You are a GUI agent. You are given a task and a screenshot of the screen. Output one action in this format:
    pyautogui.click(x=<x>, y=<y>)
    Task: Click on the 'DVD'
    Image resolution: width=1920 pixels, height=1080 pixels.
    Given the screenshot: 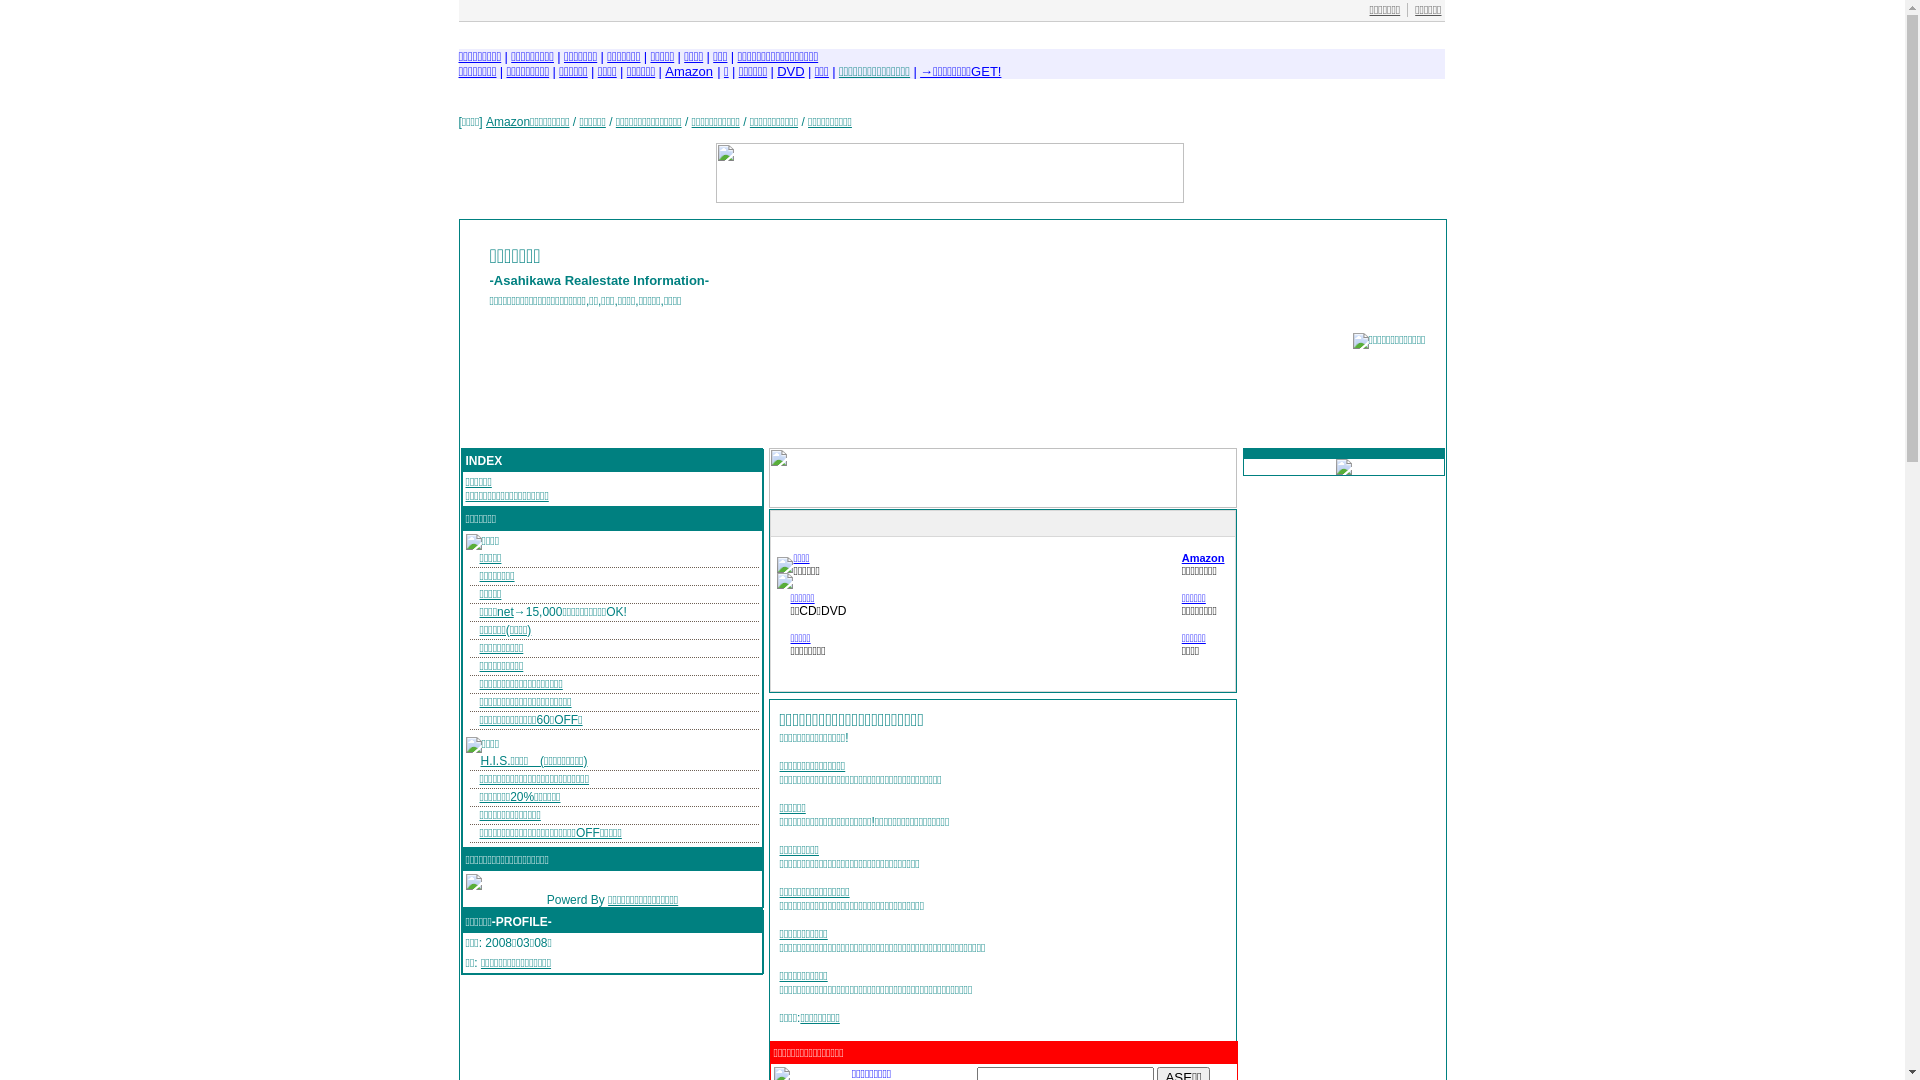 What is the action you would take?
    pyautogui.click(x=789, y=70)
    